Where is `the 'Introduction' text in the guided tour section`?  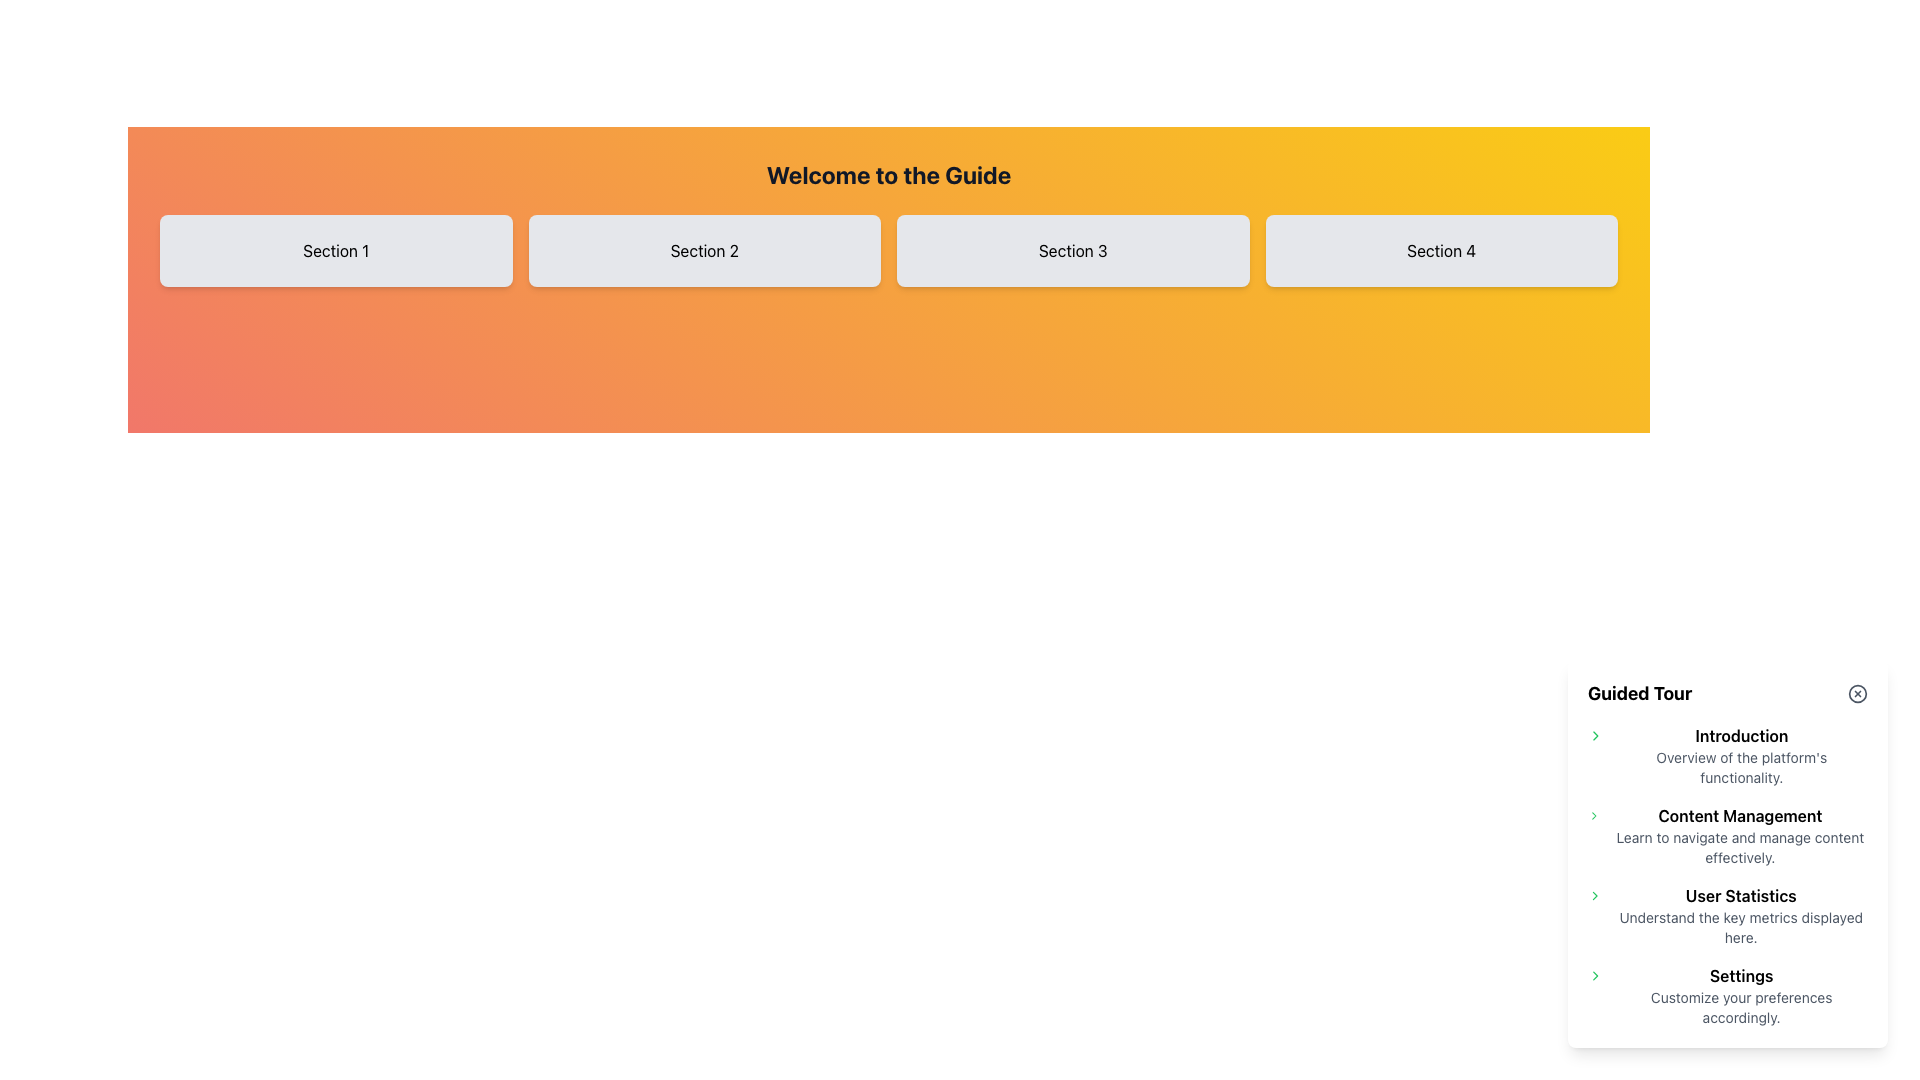
the 'Introduction' text in the guided tour section is located at coordinates (1740, 756).